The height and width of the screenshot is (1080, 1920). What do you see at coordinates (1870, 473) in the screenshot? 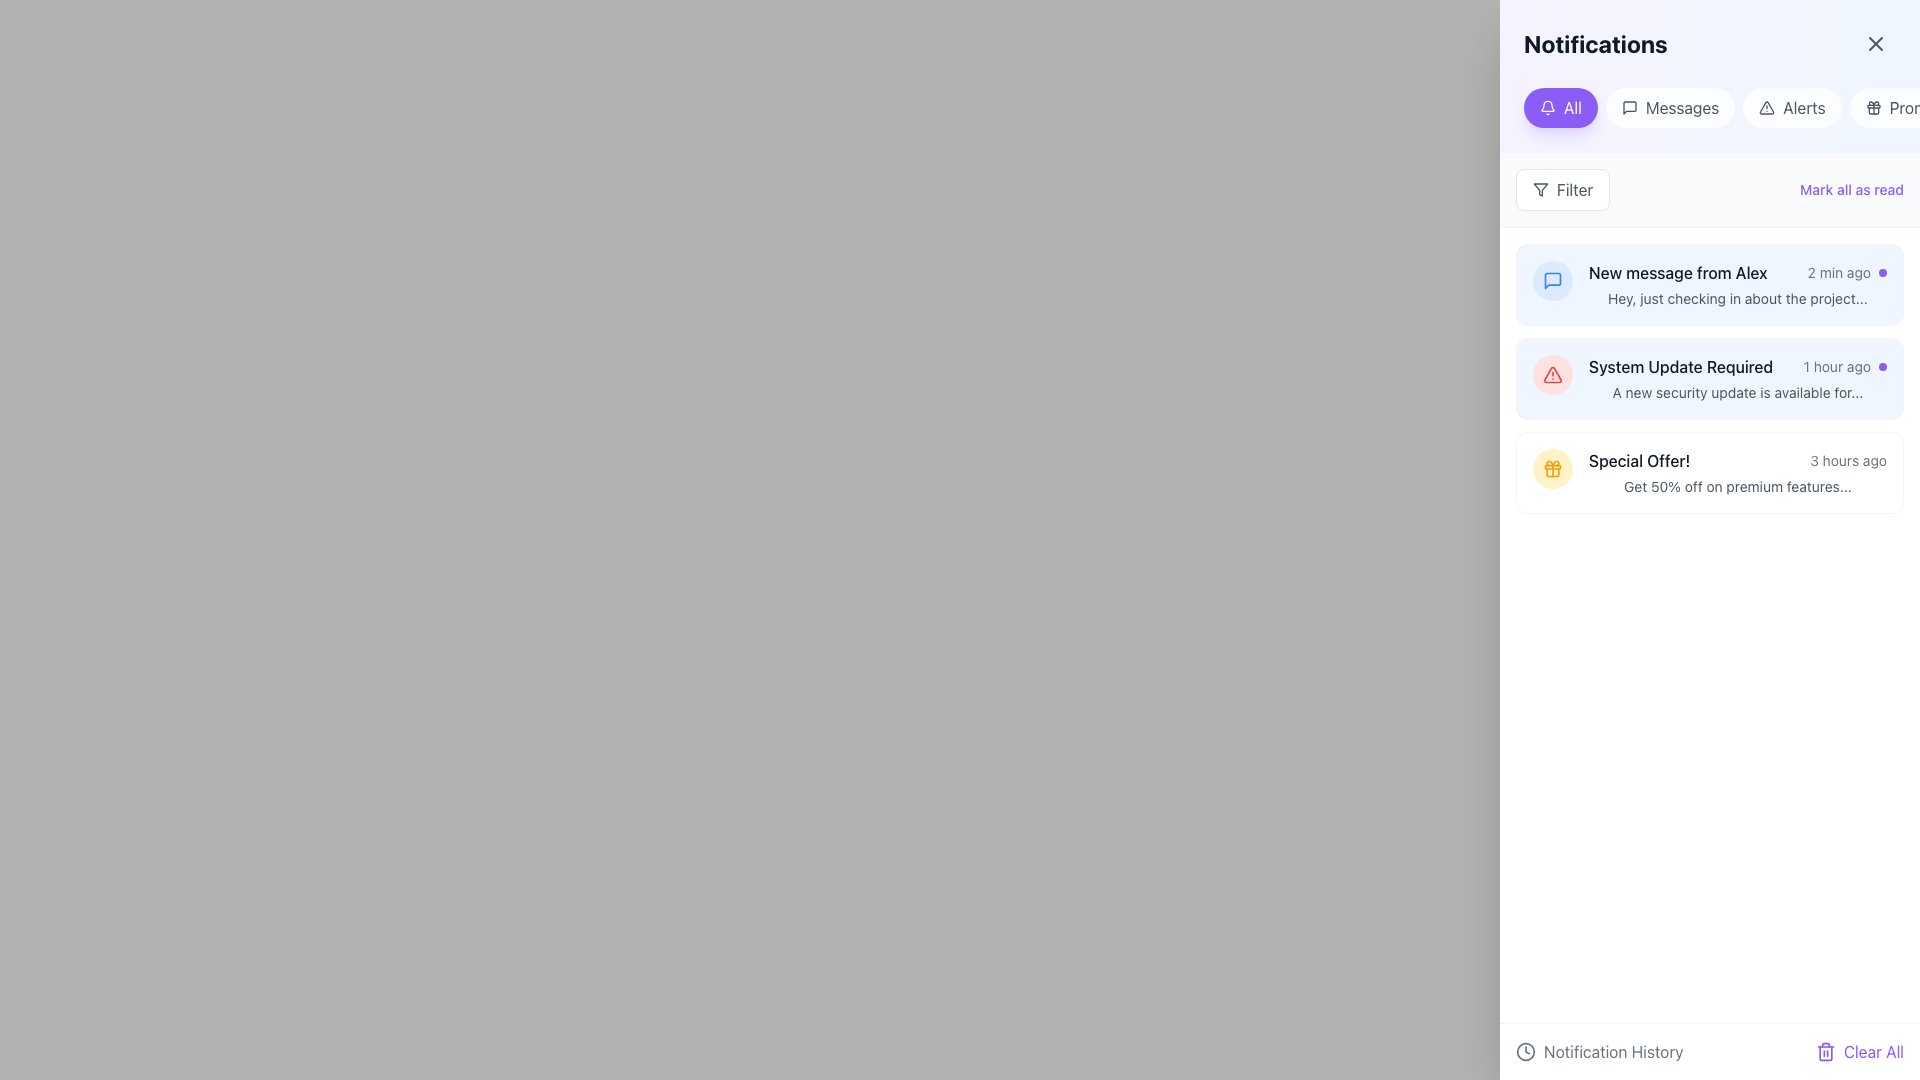
I see `the ellipsis menu button, which is a circular icon with three vertically aligned gray dots located in the rightmost section of the third notification card in the 'Notifications' panel` at bounding box center [1870, 473].